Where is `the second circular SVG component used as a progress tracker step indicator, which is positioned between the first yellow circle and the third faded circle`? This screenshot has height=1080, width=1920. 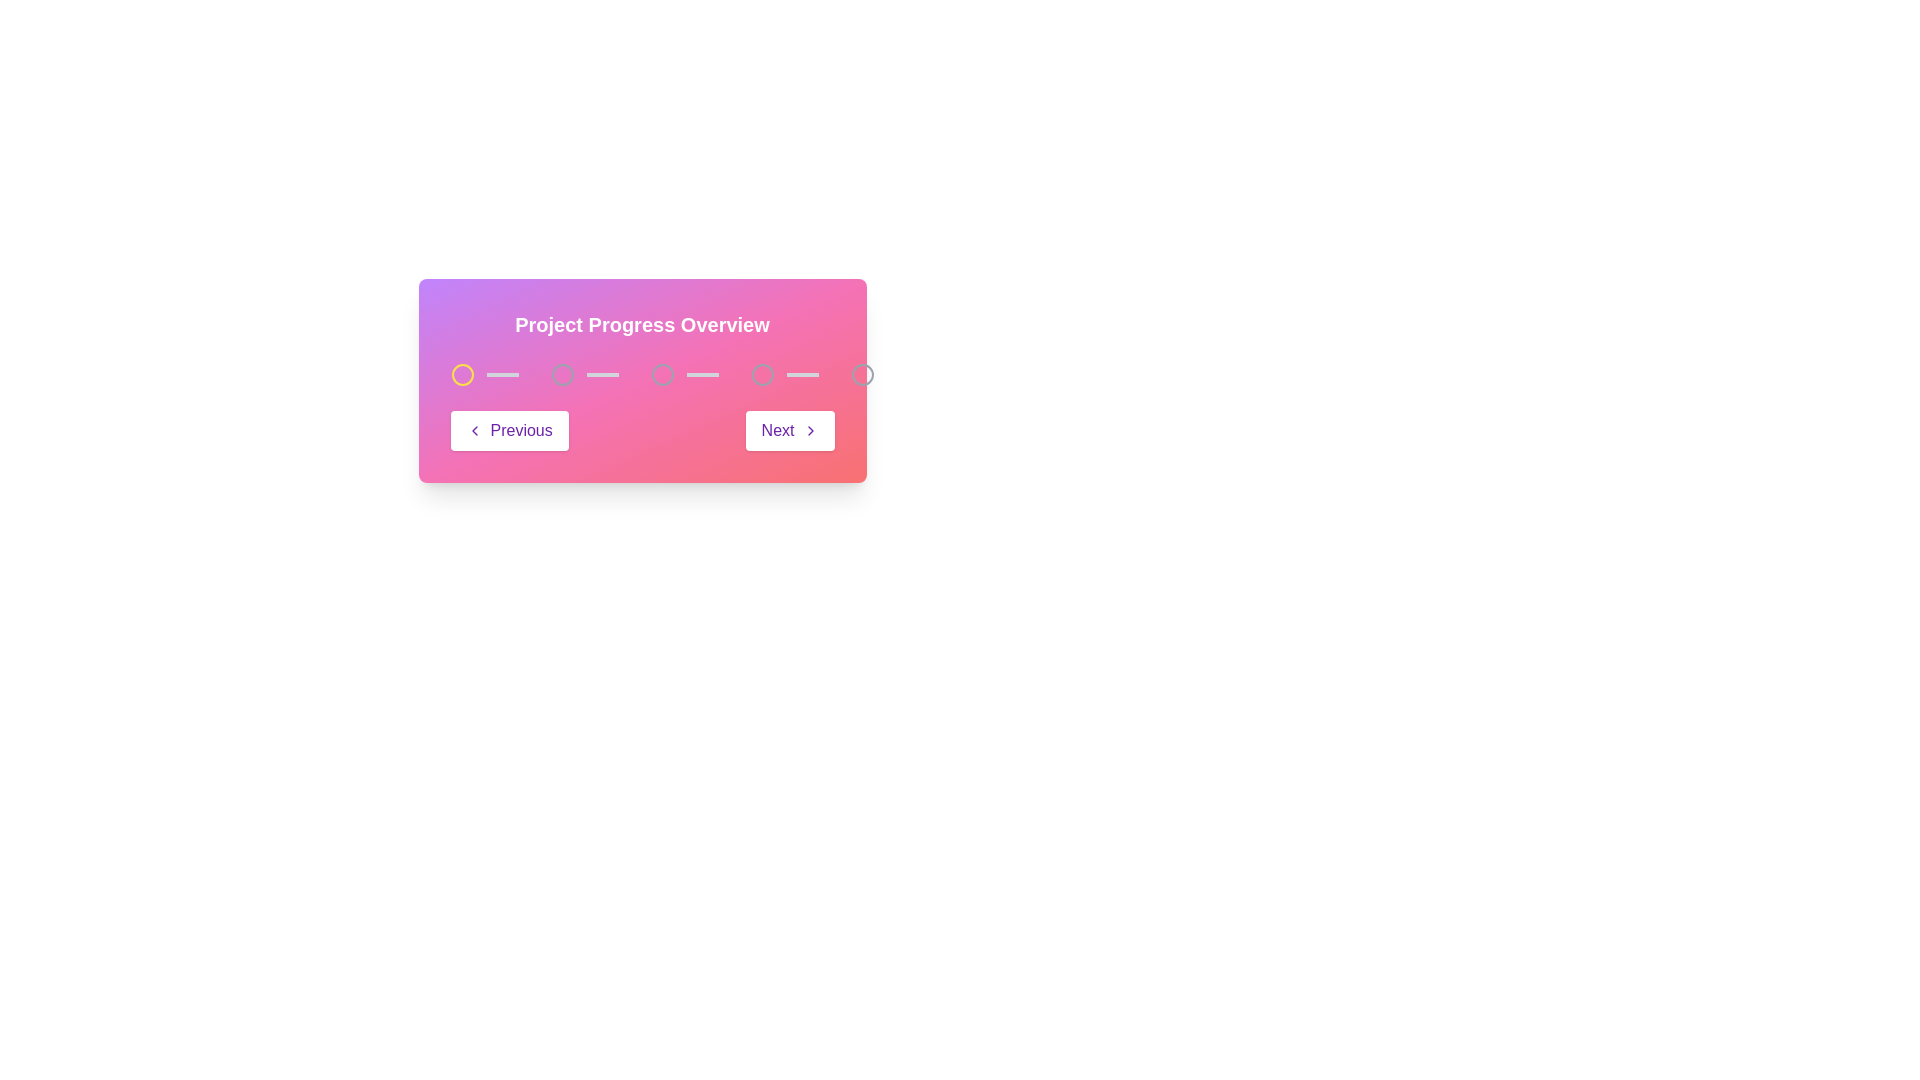 the second circular SVG component used as a progress tracker step indicator, which is positioned between the first yellow circle and the third faded circle is located at coordinates (561, 374).